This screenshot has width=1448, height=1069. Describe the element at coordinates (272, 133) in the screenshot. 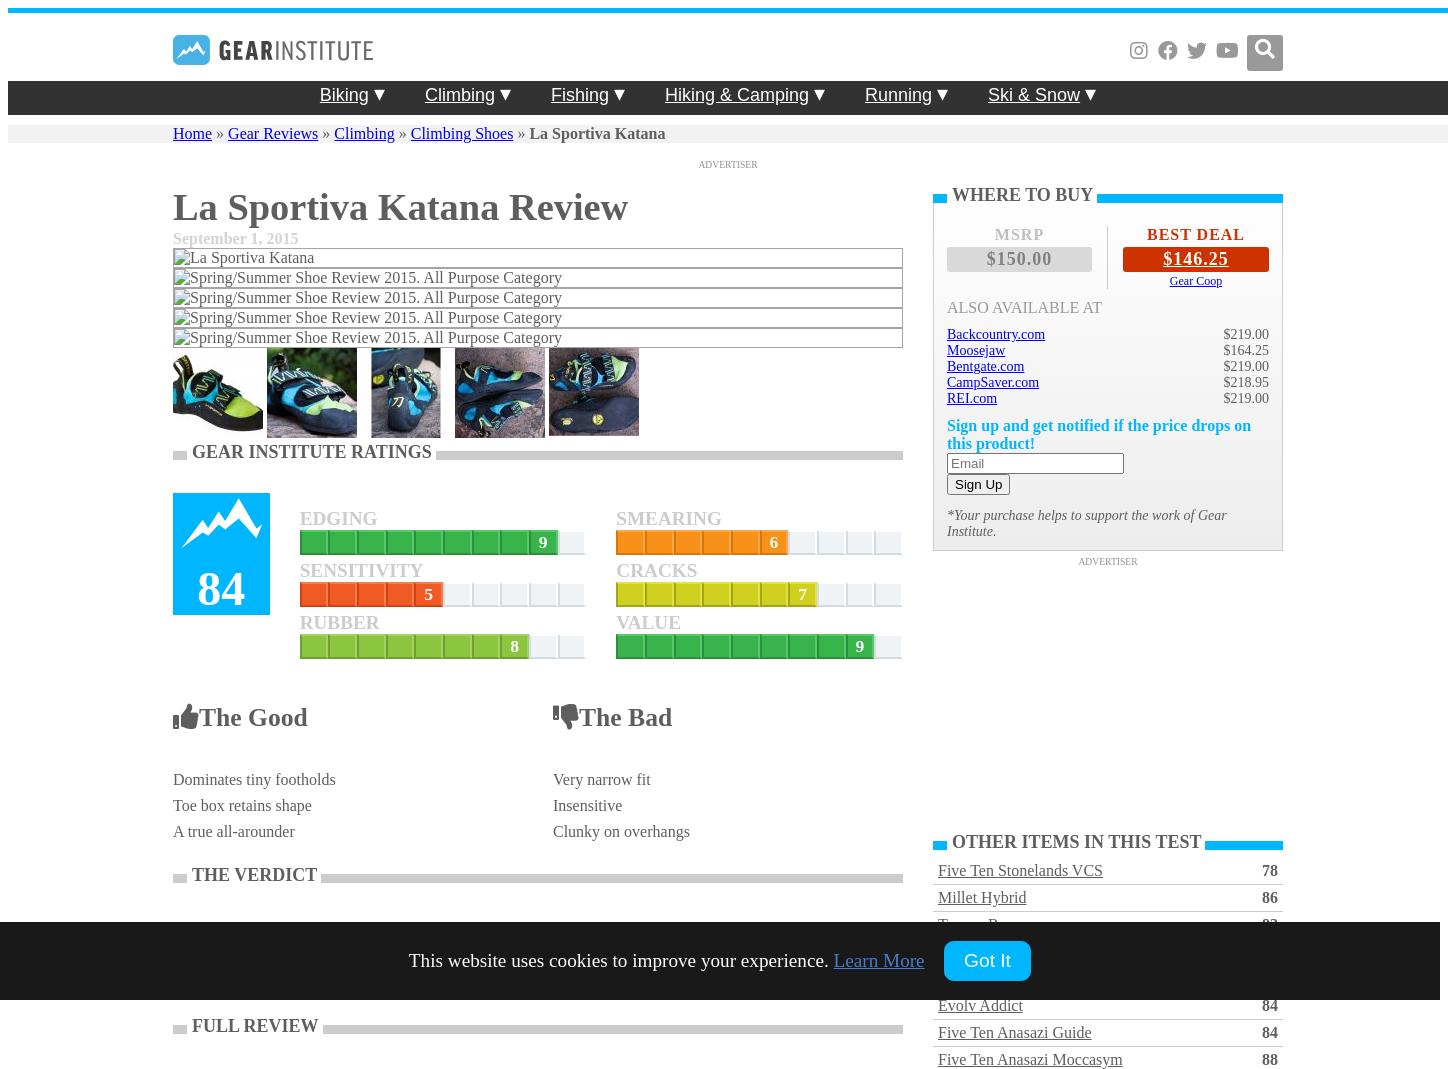

I see `'Gear Reviews'` at that location.